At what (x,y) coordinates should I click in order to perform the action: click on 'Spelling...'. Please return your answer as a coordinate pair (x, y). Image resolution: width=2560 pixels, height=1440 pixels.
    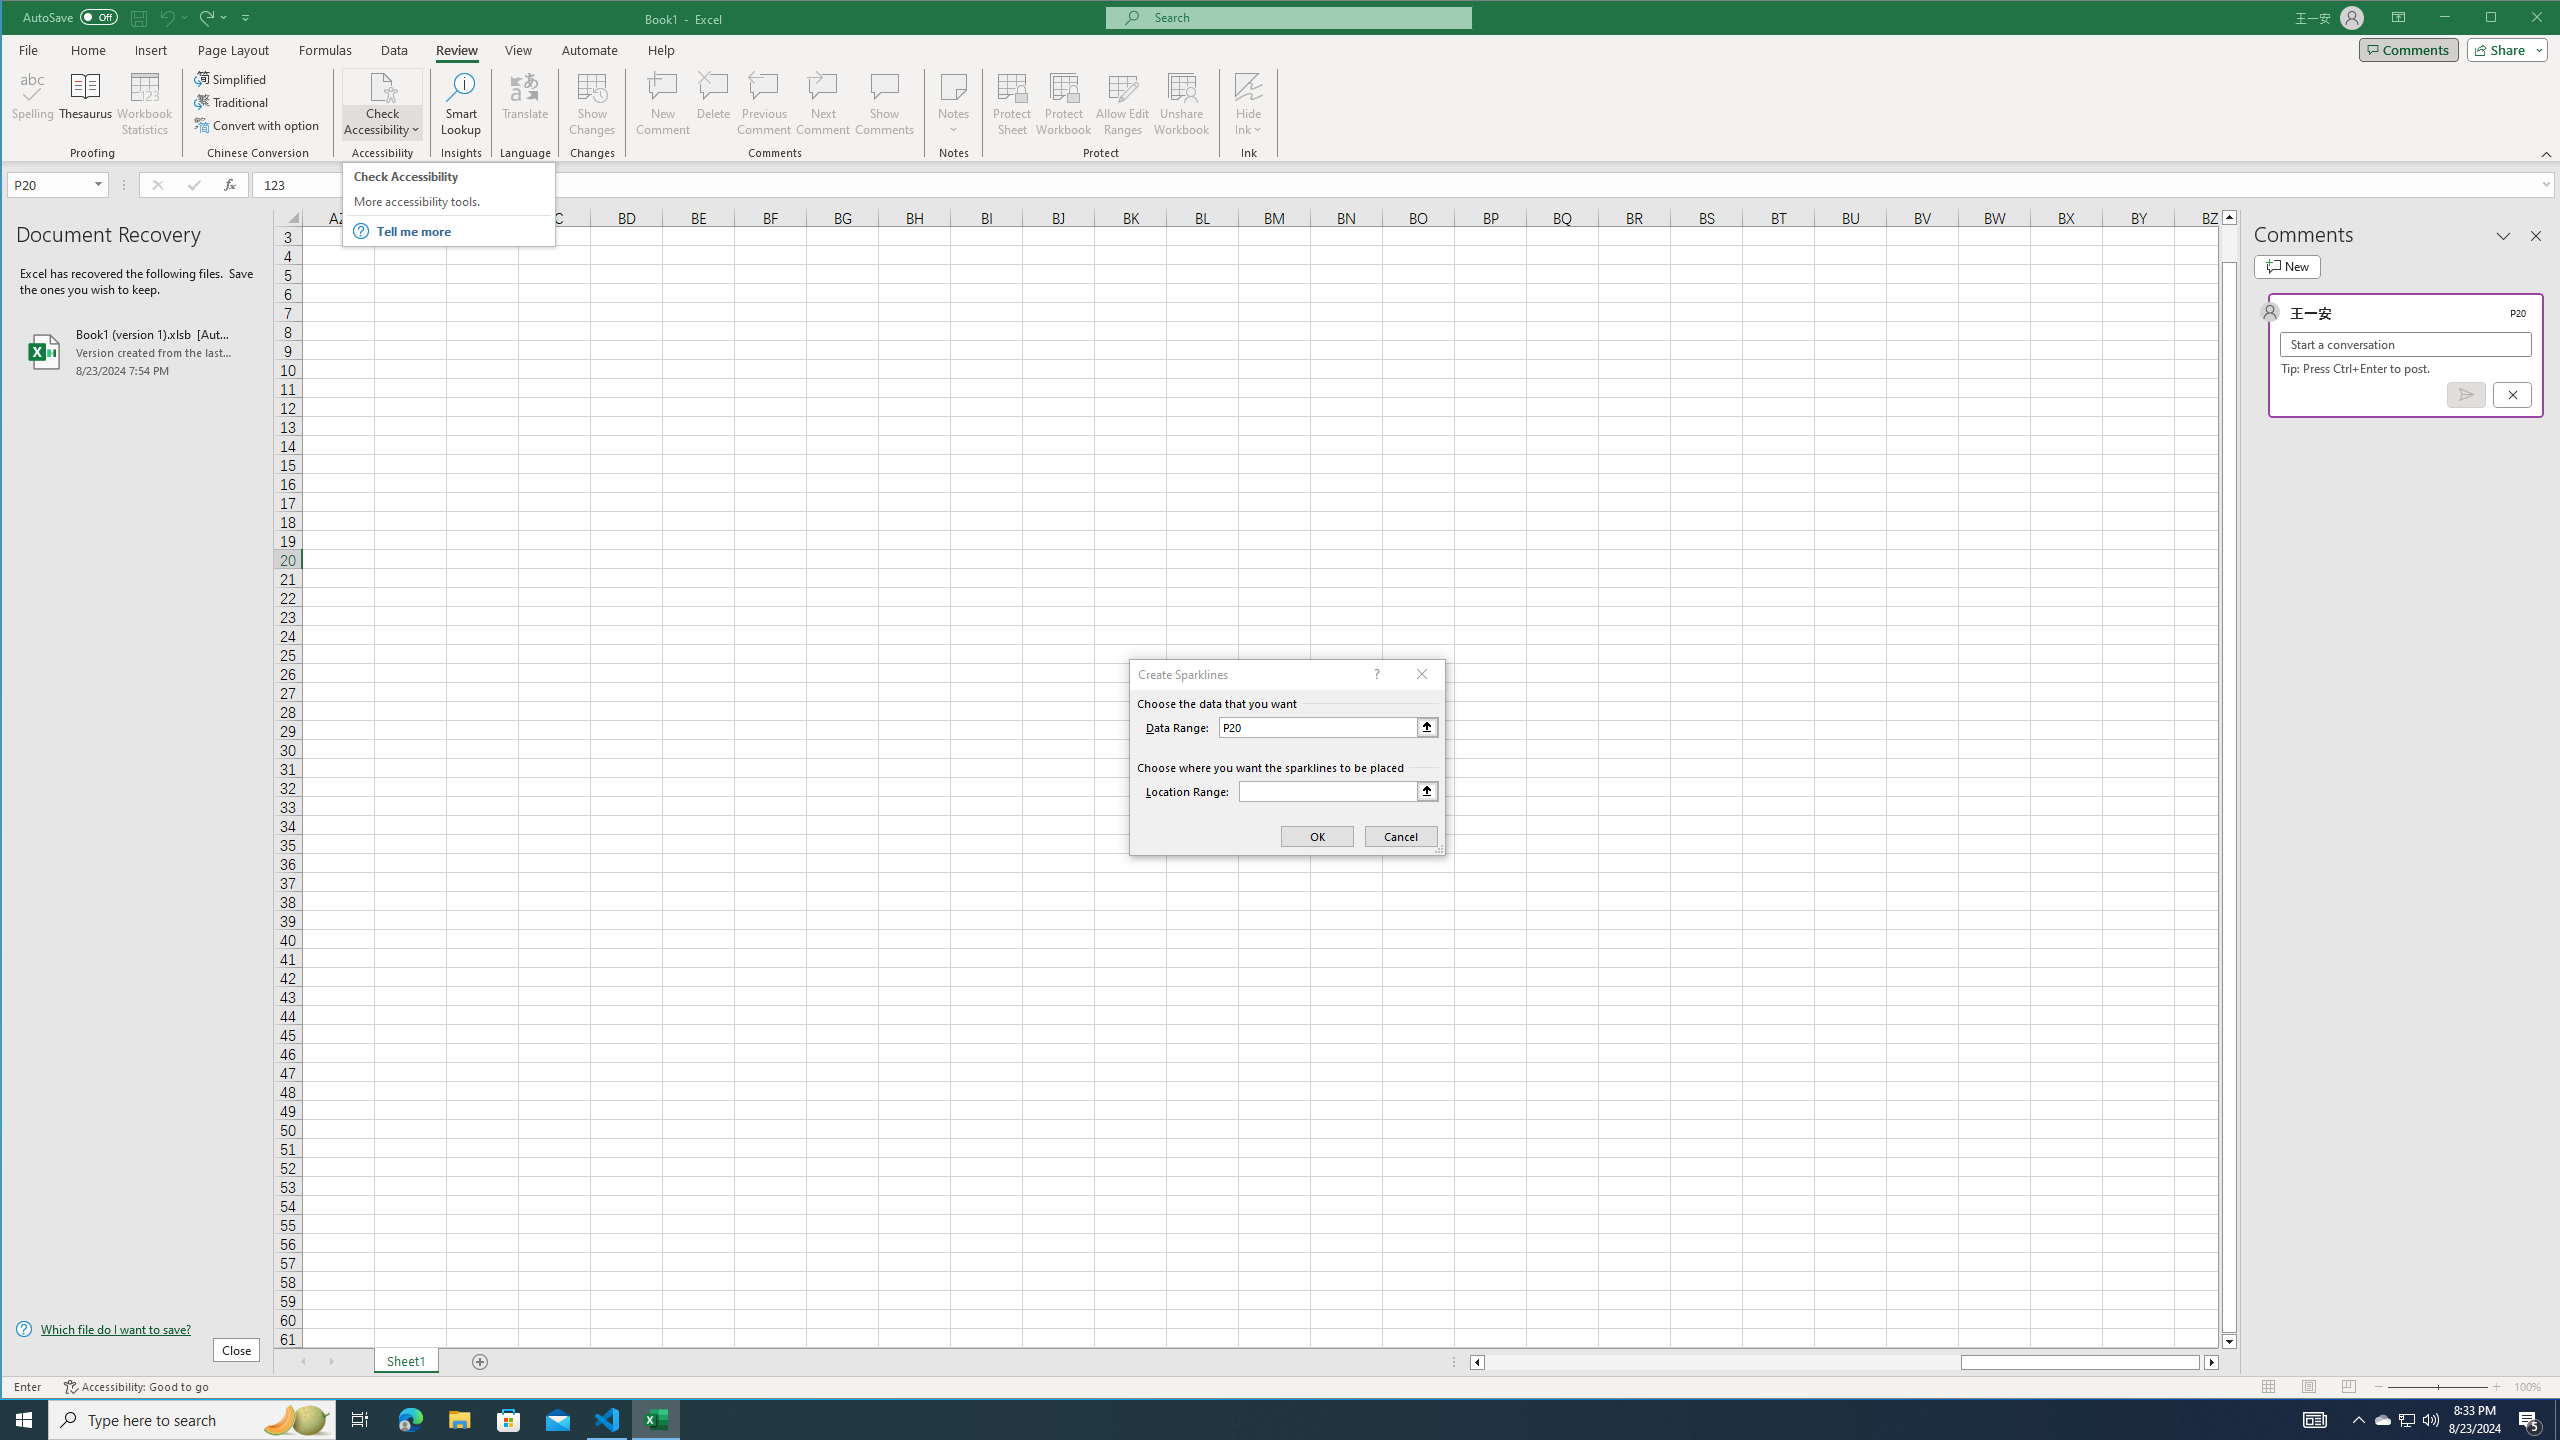
    Looking at the image, I should click on (32, 103).